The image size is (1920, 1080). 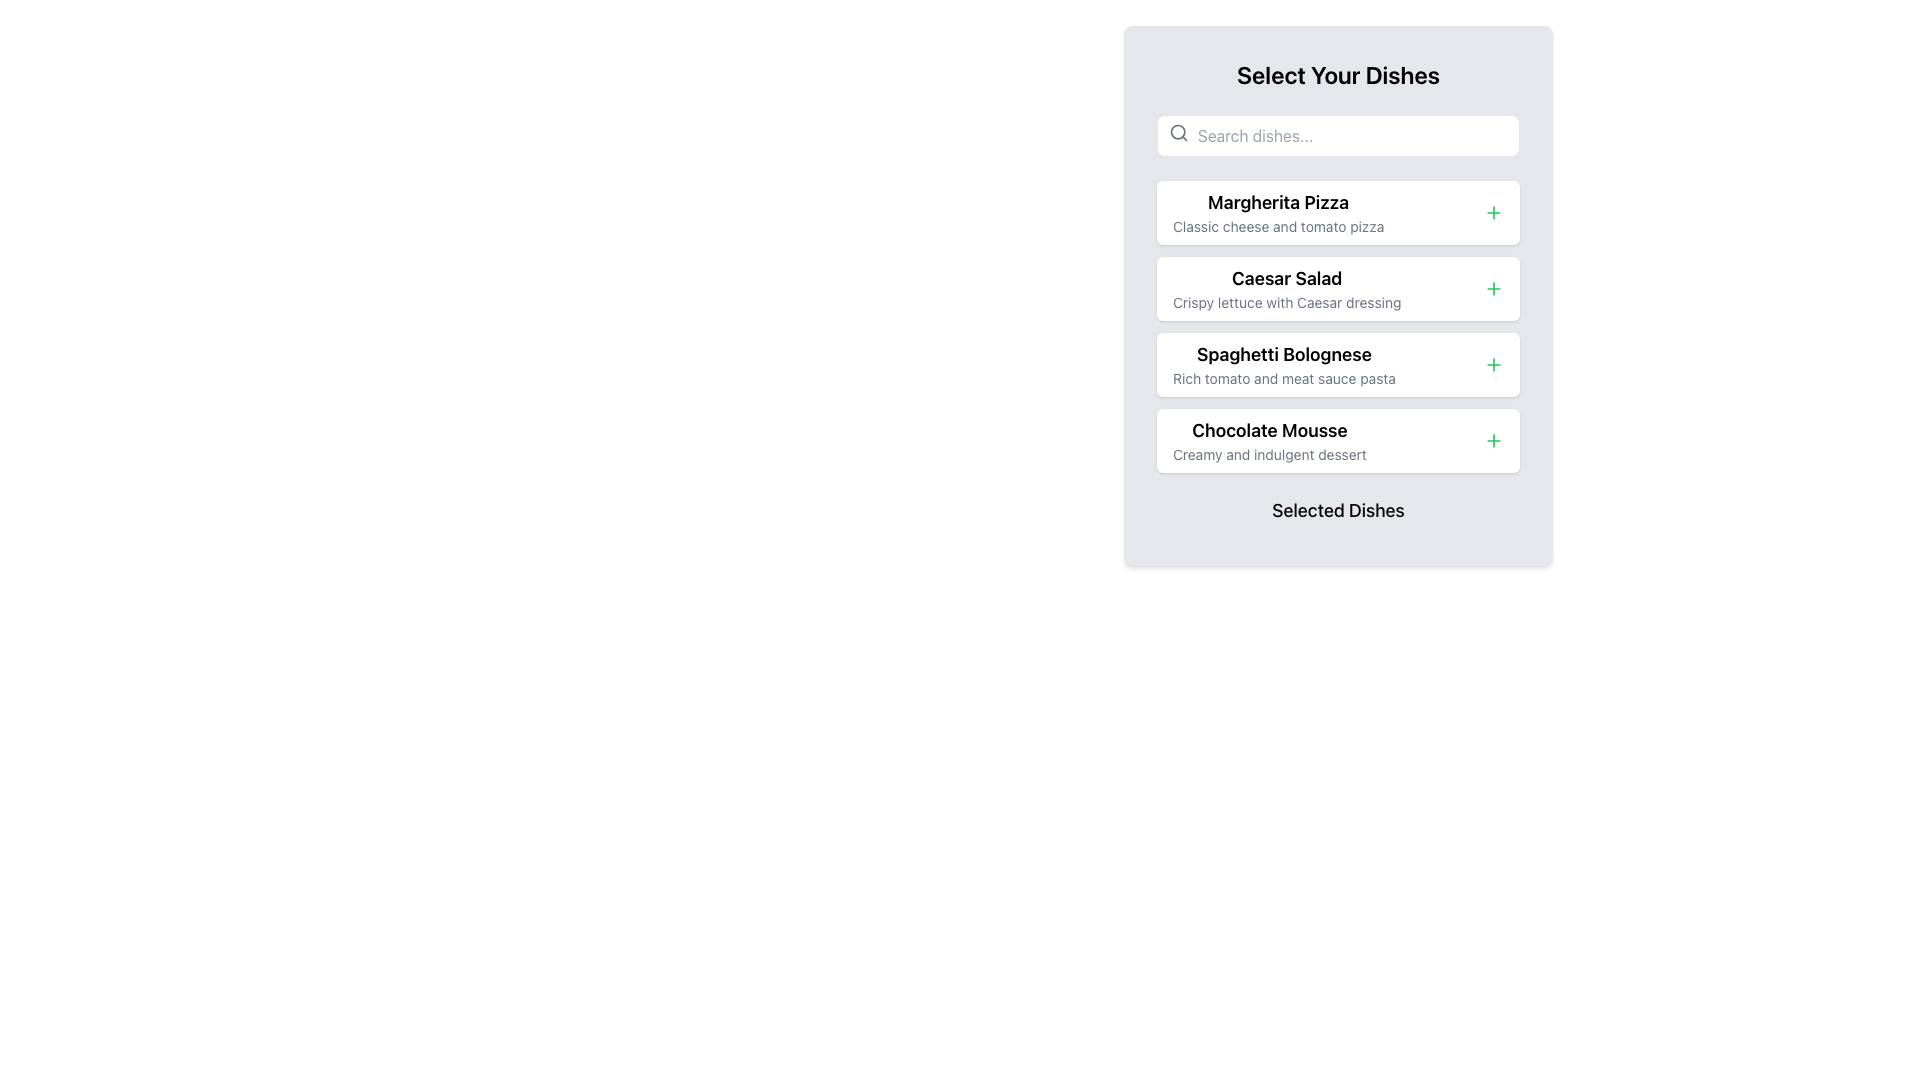 What do you see at coordinates (1338, 212) in the screenshot?
I see `the first selectable menu item for 'Margherita Pizza' located under the 'Select Your Dishes' section` at bounding box center [1338, 212].